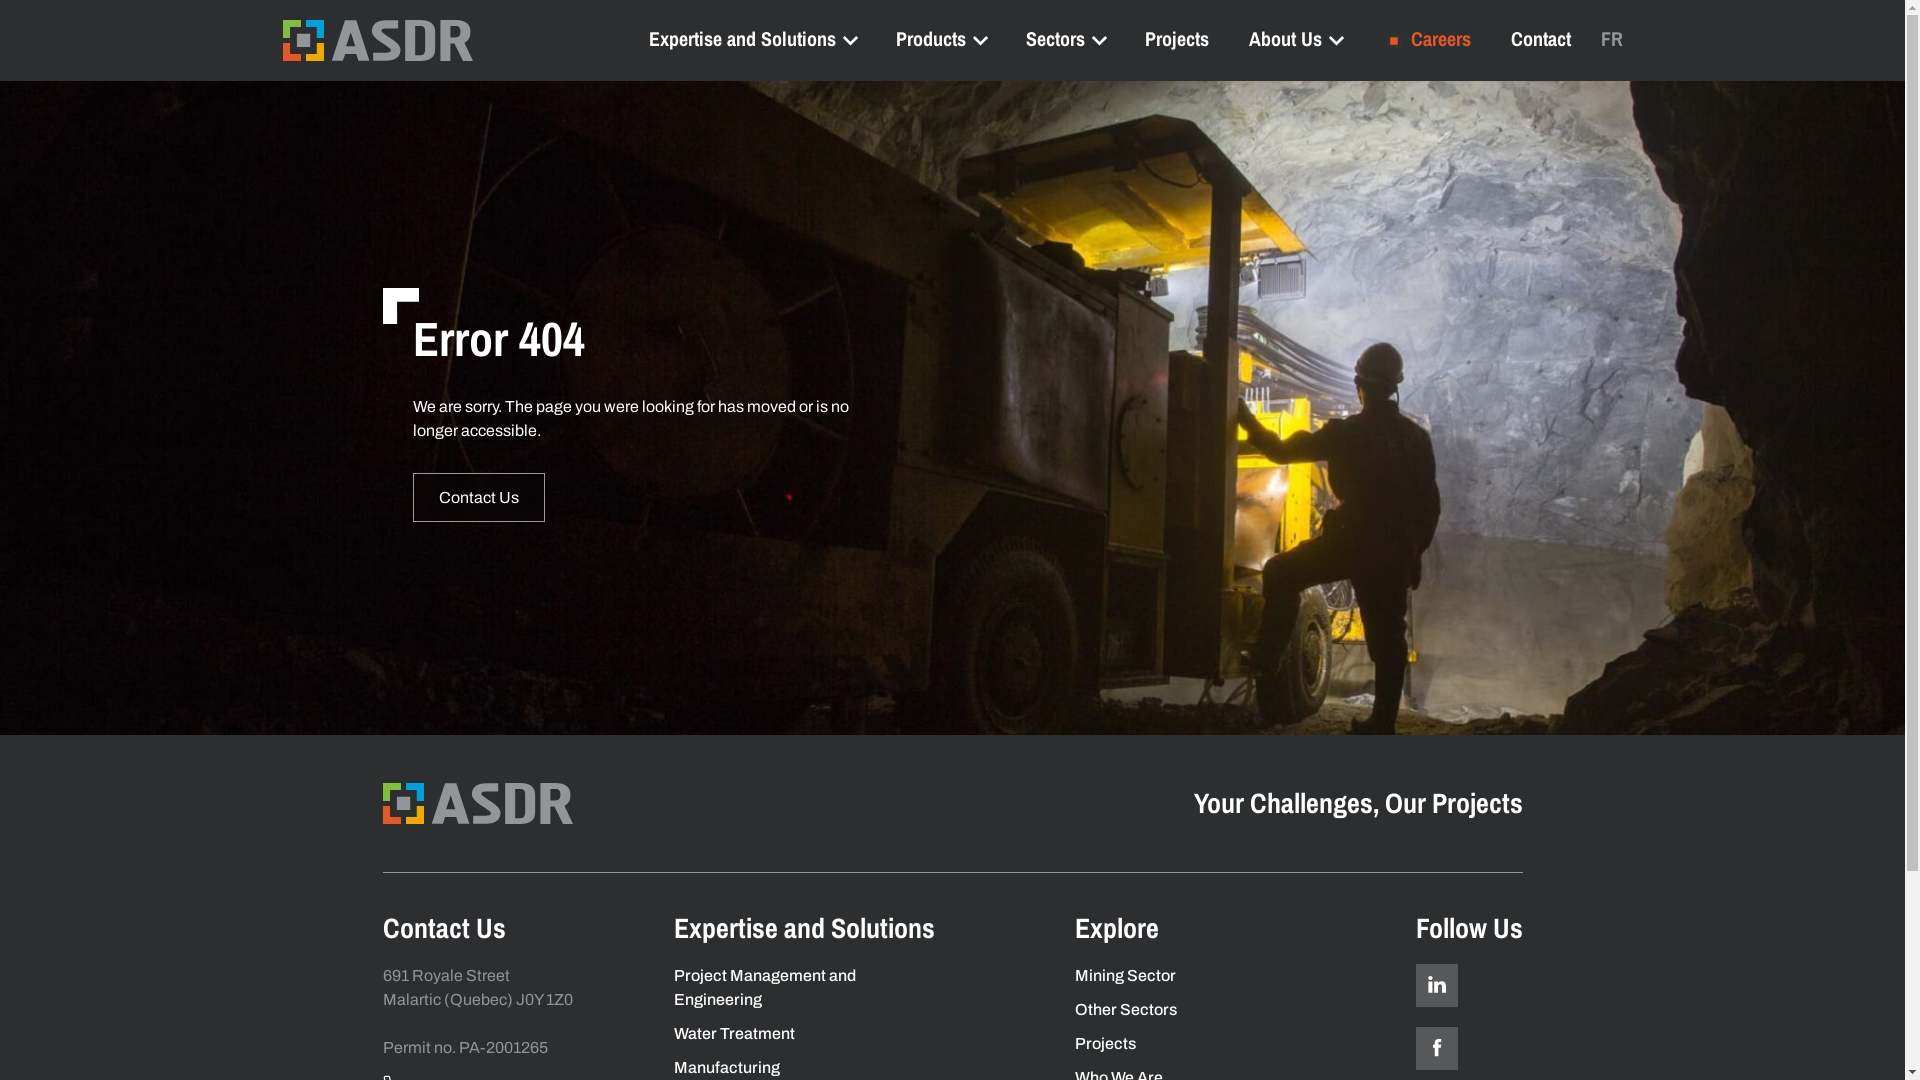 The image size is (1920, 1080). I want to click on 'Expertise and Solutions', so click(750, 38).